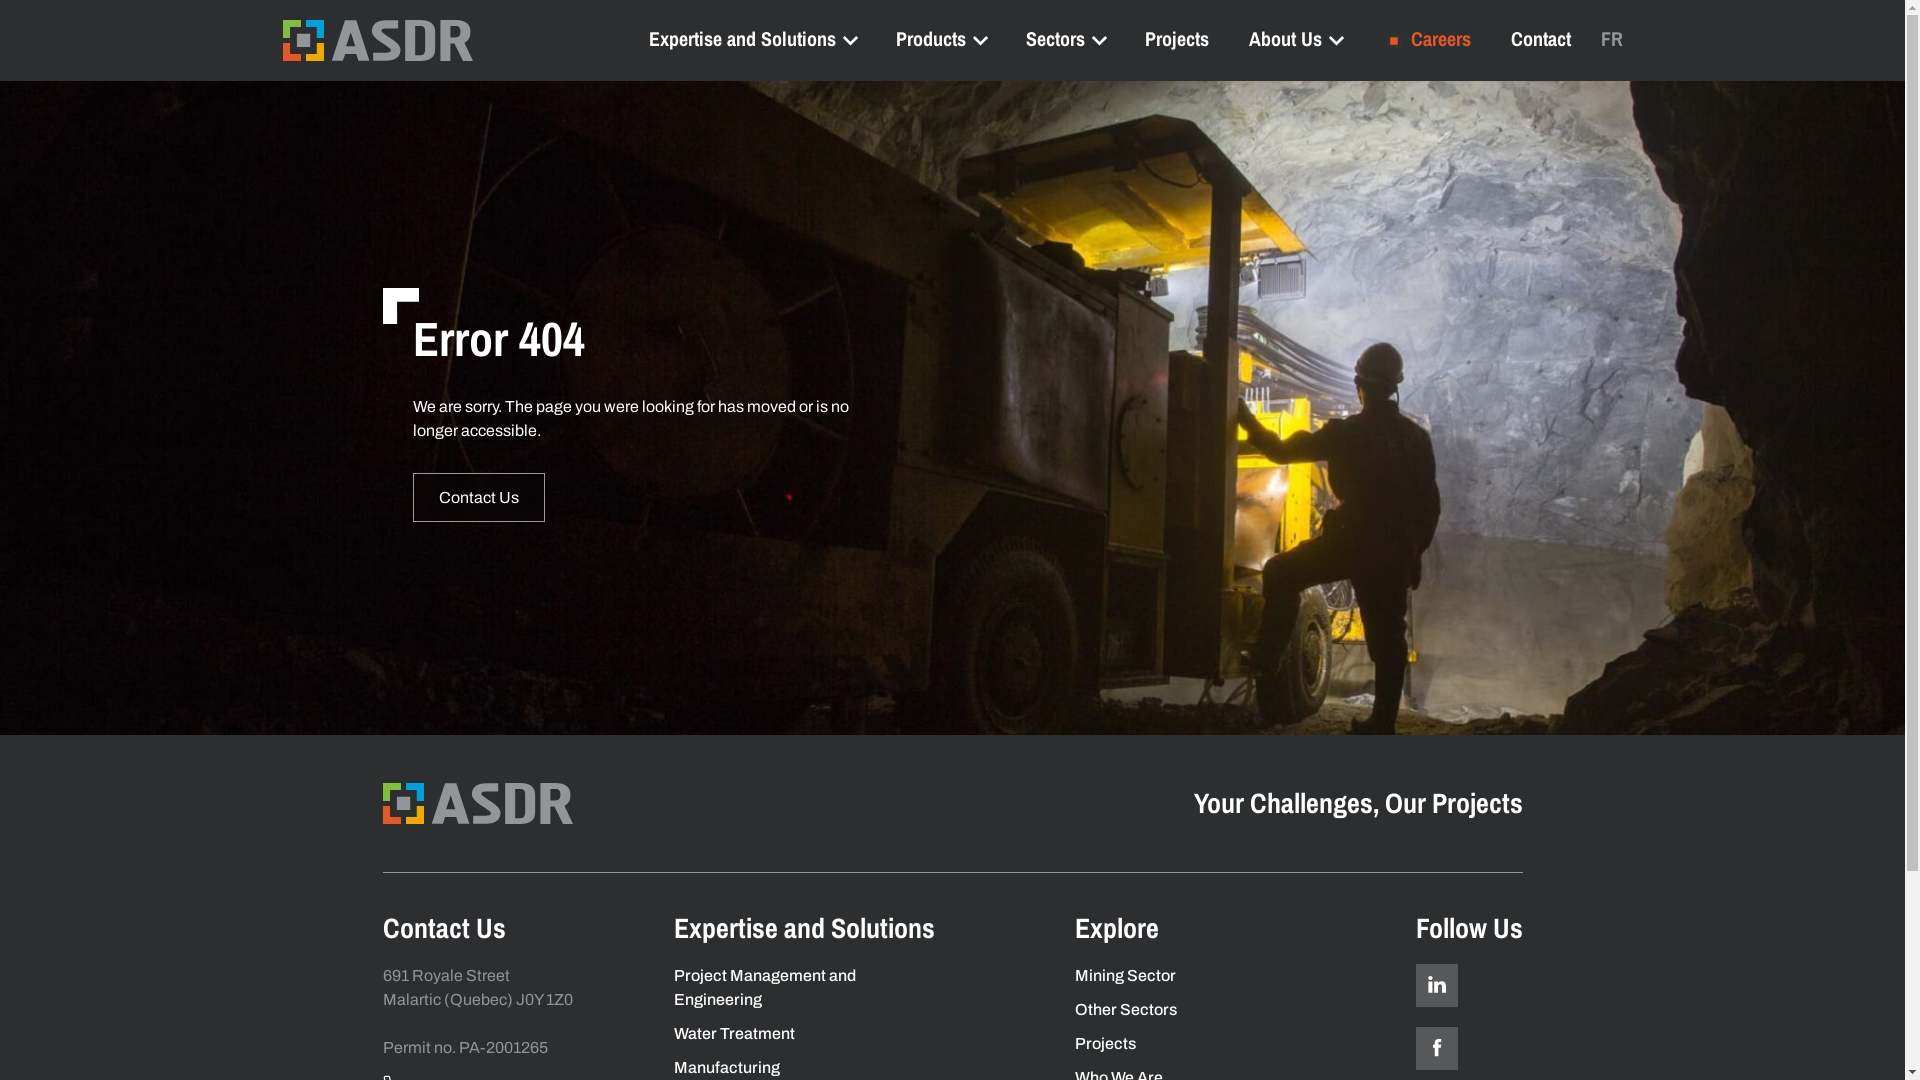 The image size is (1920, 1080). I want to click on 'Expertise and Solutions', so click(750, 38).